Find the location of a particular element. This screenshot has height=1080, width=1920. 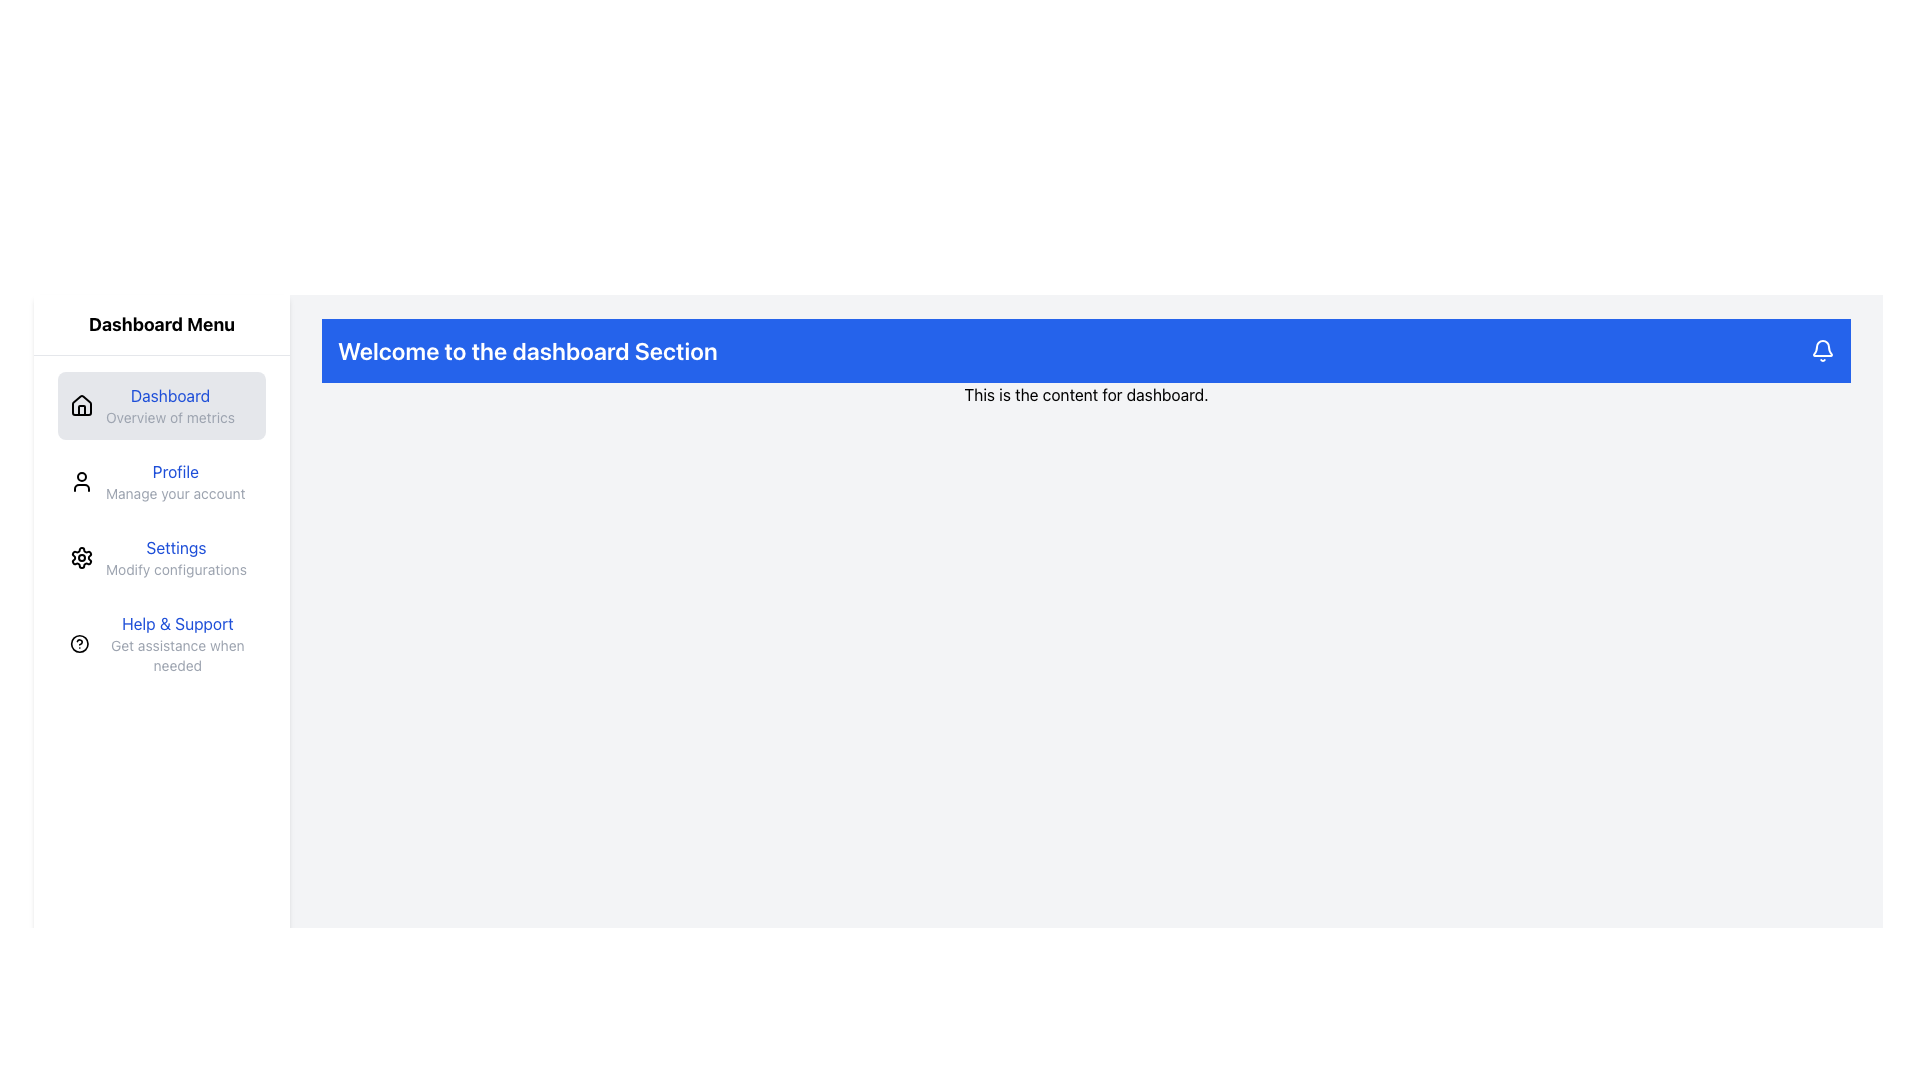

the text label that says 'Welcome to the dashboard Section', which is styled with a large font size, bold white text, and positioned in the blue header bar at the top of the page, aligned to the left is located at coordinates (527, 350).